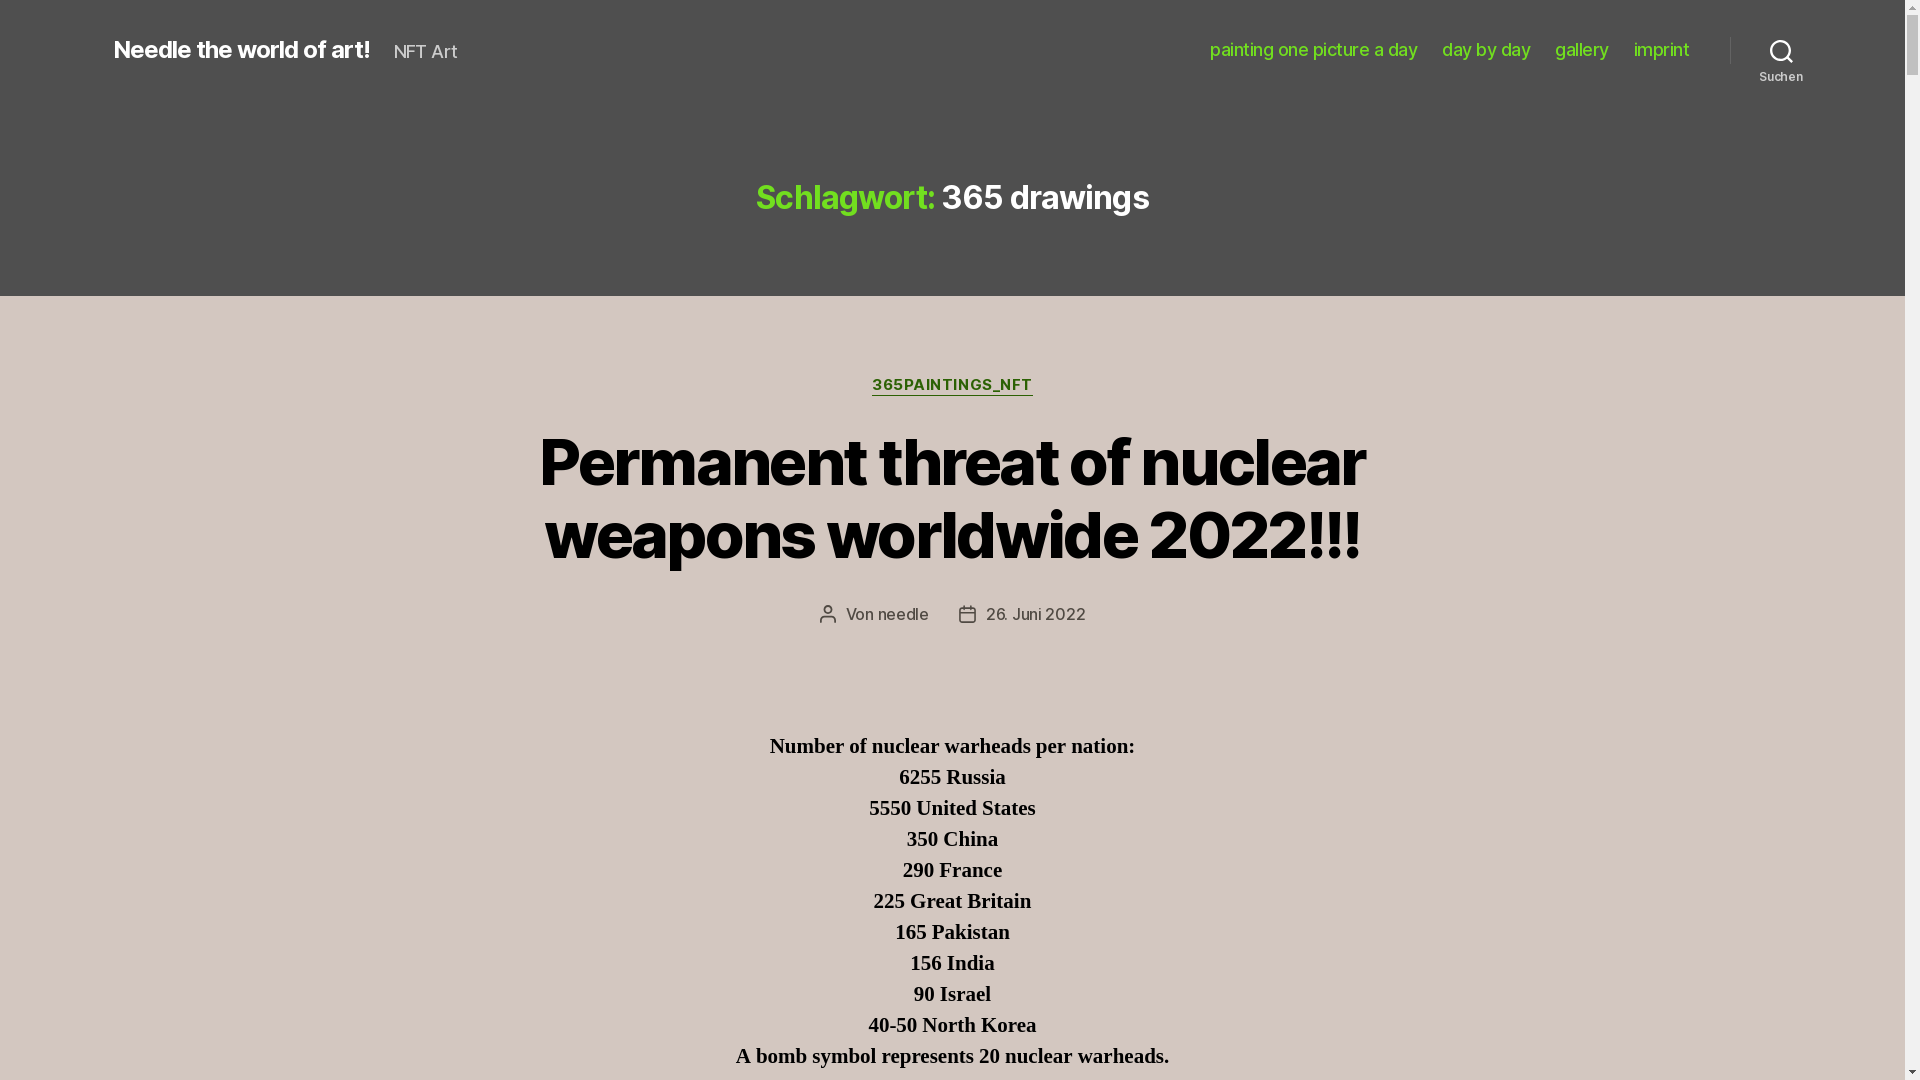 This screenshot has height=1080, width=1920. I want to click on '26. Juni 2022', so click(1036, 612).